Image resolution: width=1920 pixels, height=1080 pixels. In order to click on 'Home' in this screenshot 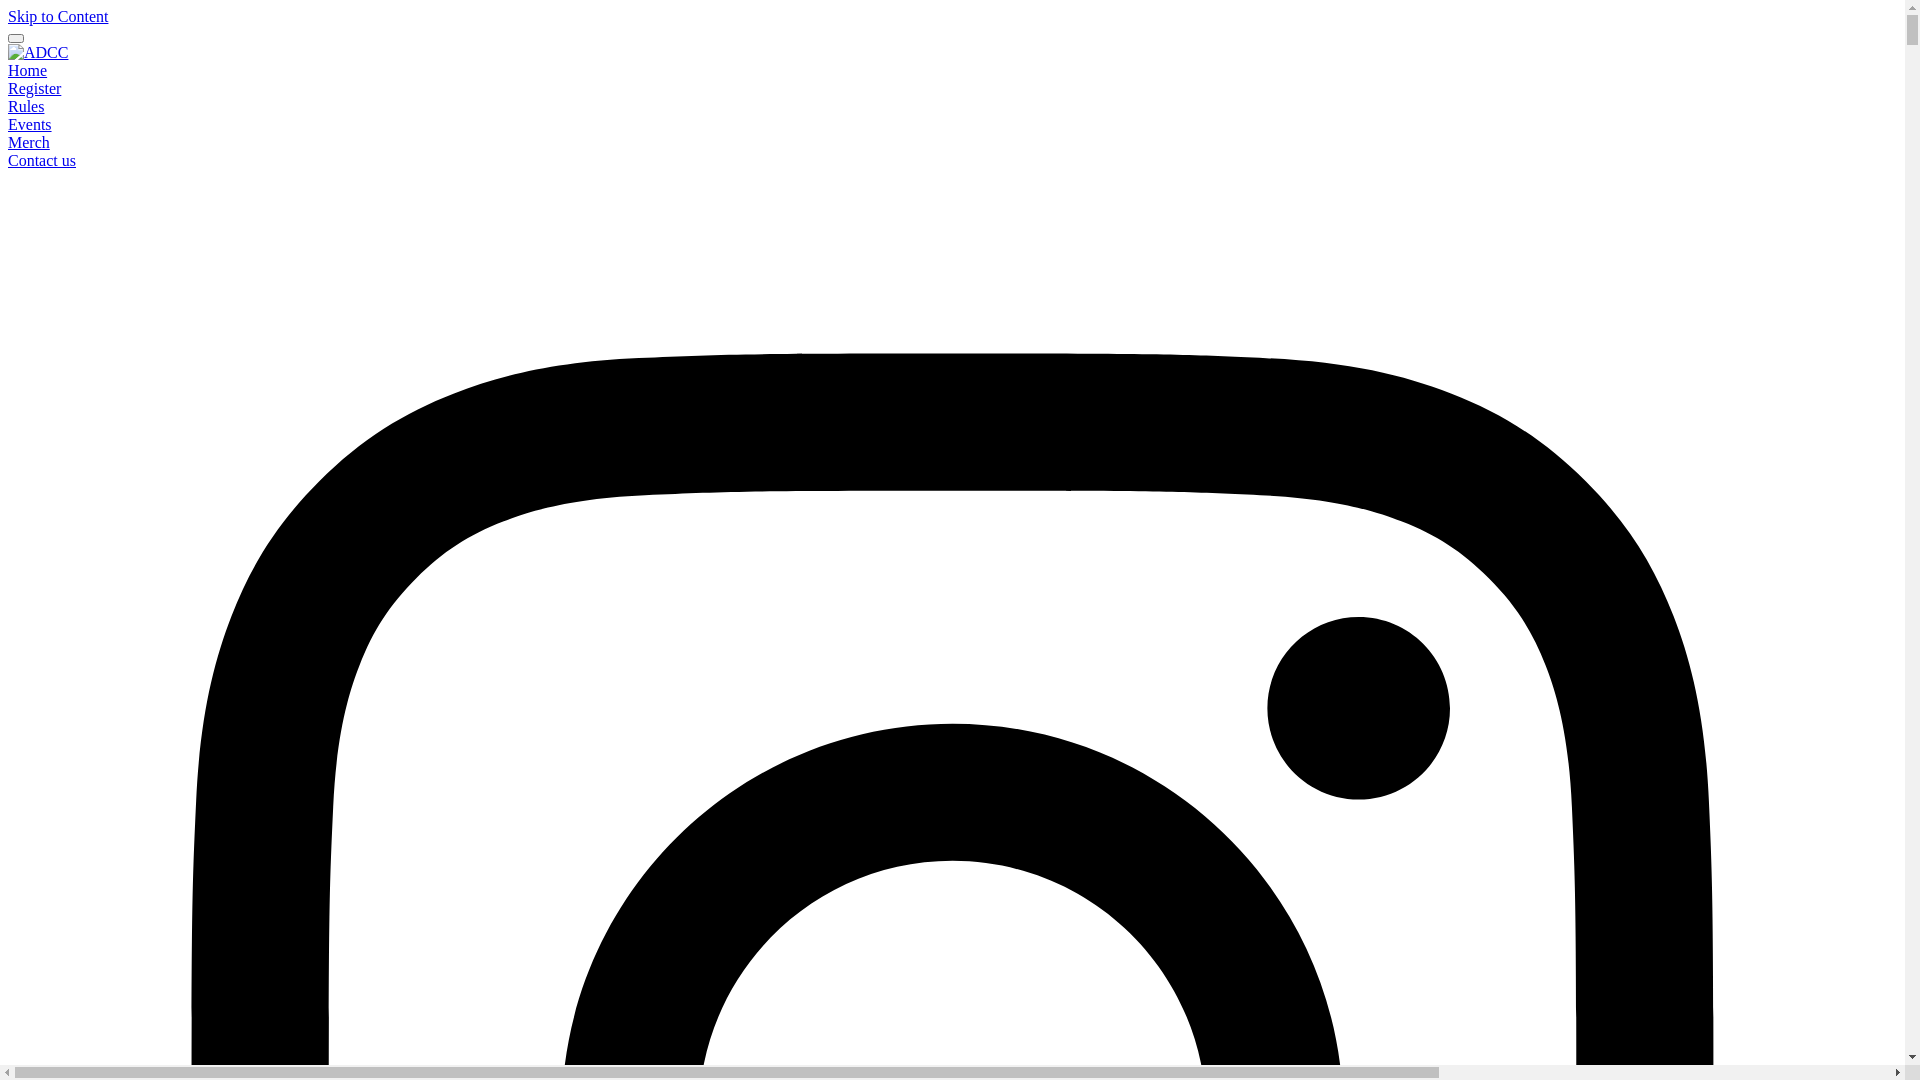, I will do `click(8, 69)`.